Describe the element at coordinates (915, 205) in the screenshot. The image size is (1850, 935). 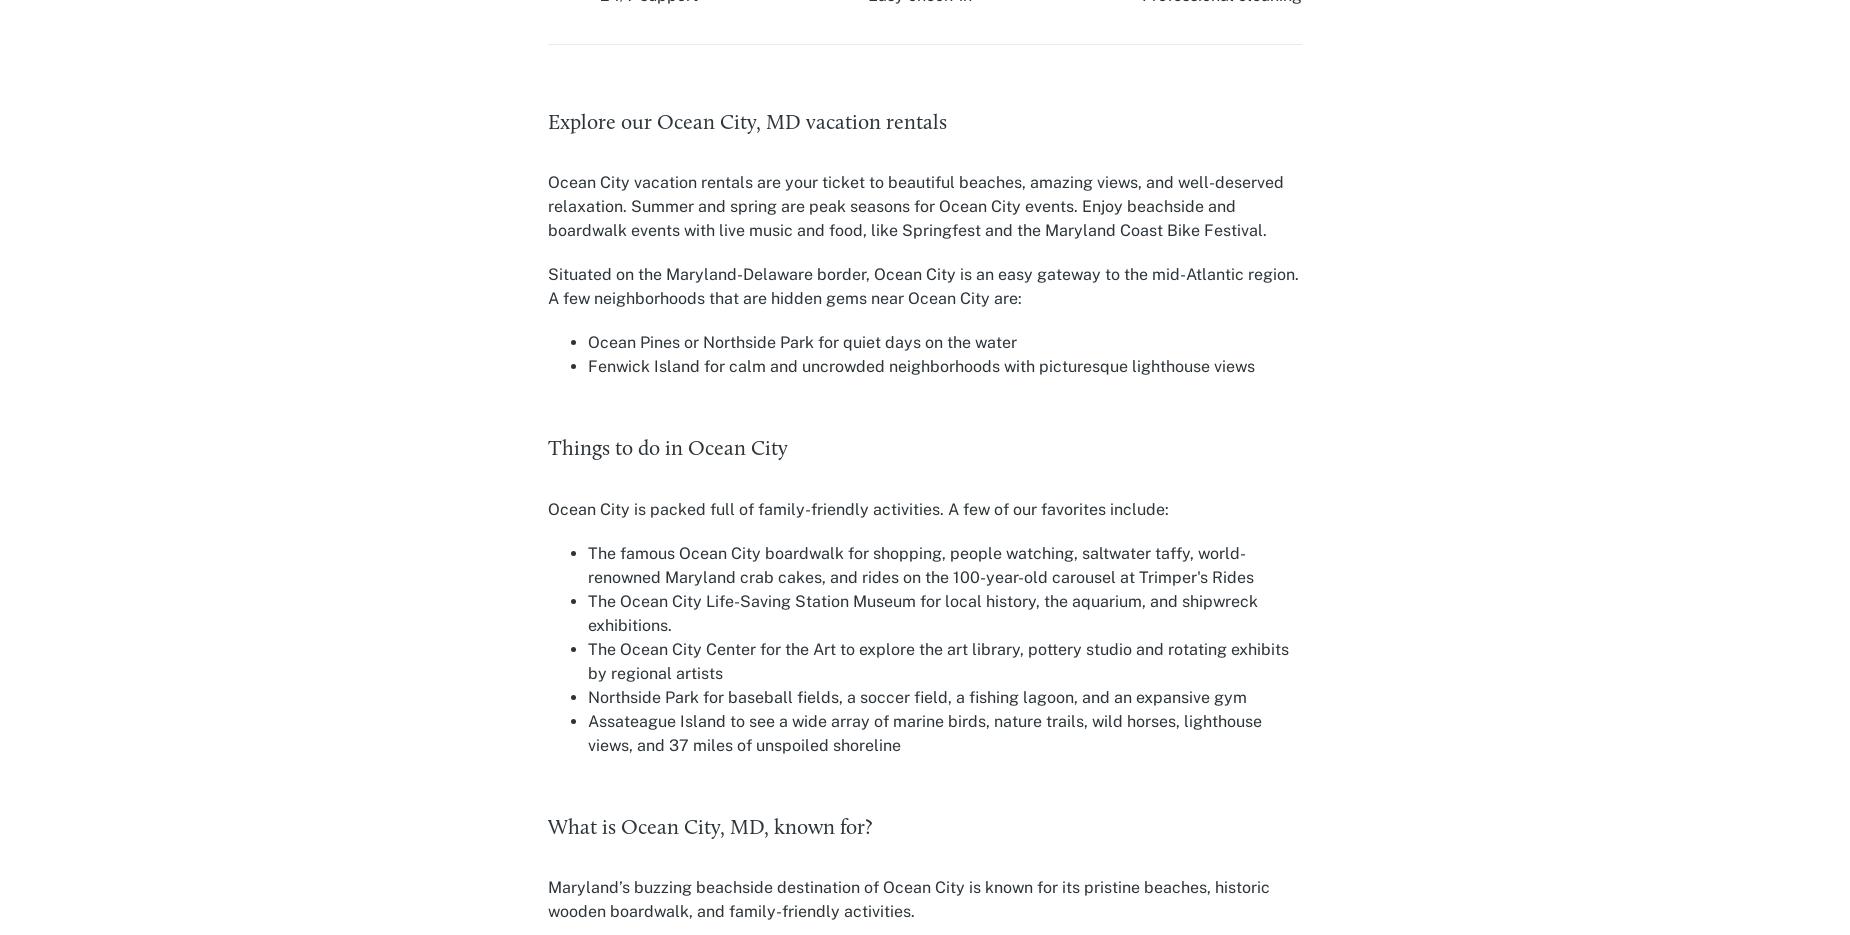
I see `'Ocean City vacation rentals are your ticket to beautiful beaches, amazing views, and well-deserved relaxation. Summer and spring are peak seasons for Ocean City events. Enjoy beachside and boardwalk events with live music and food, like Springfest and the Maryland Coast Bike Festival.'` at that location.